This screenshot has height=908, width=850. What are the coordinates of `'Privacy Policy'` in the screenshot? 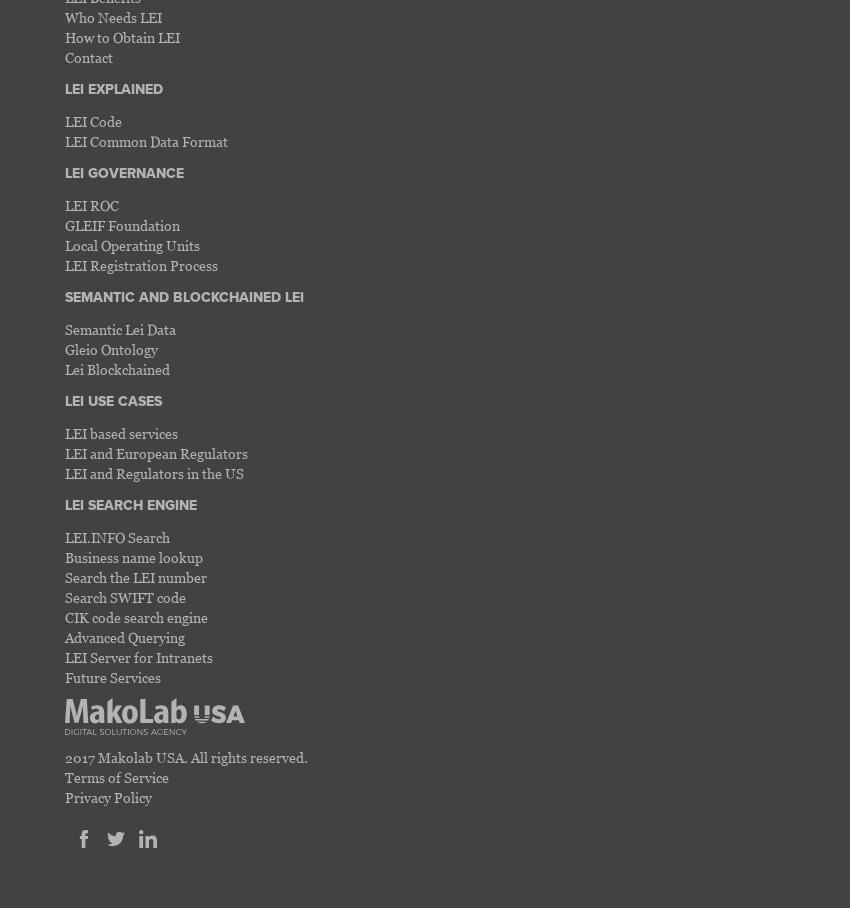 It's located at (107, 796).